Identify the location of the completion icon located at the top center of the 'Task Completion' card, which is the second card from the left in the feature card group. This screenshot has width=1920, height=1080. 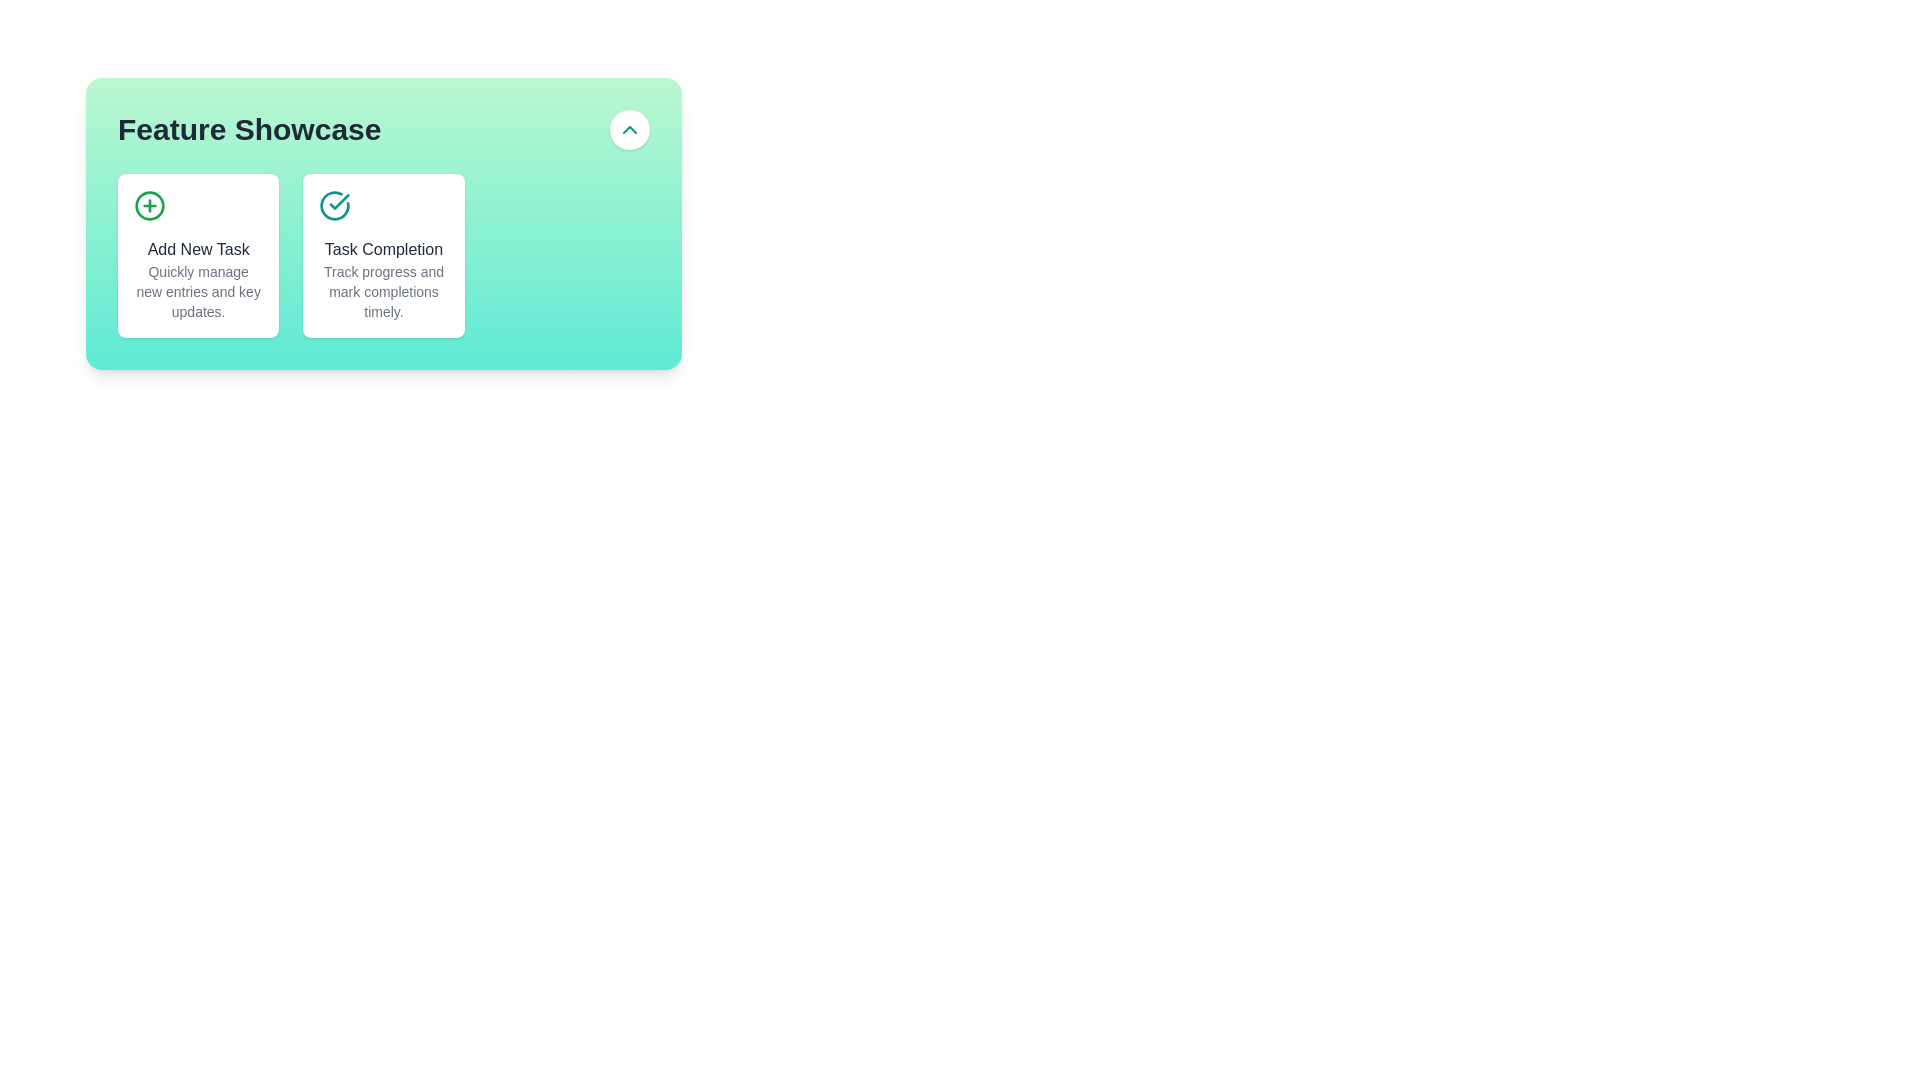
(335, 205).